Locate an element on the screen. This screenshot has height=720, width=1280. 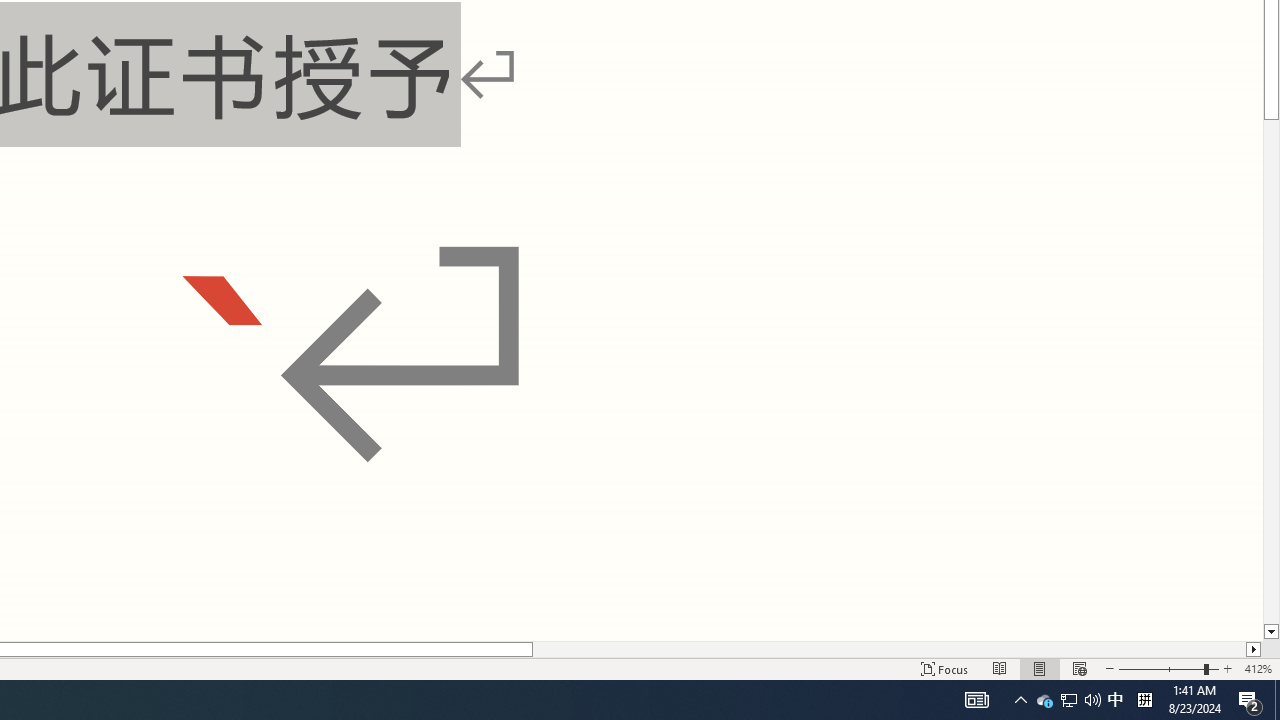
'Web Layout' is located at coordinates (1078, 669).